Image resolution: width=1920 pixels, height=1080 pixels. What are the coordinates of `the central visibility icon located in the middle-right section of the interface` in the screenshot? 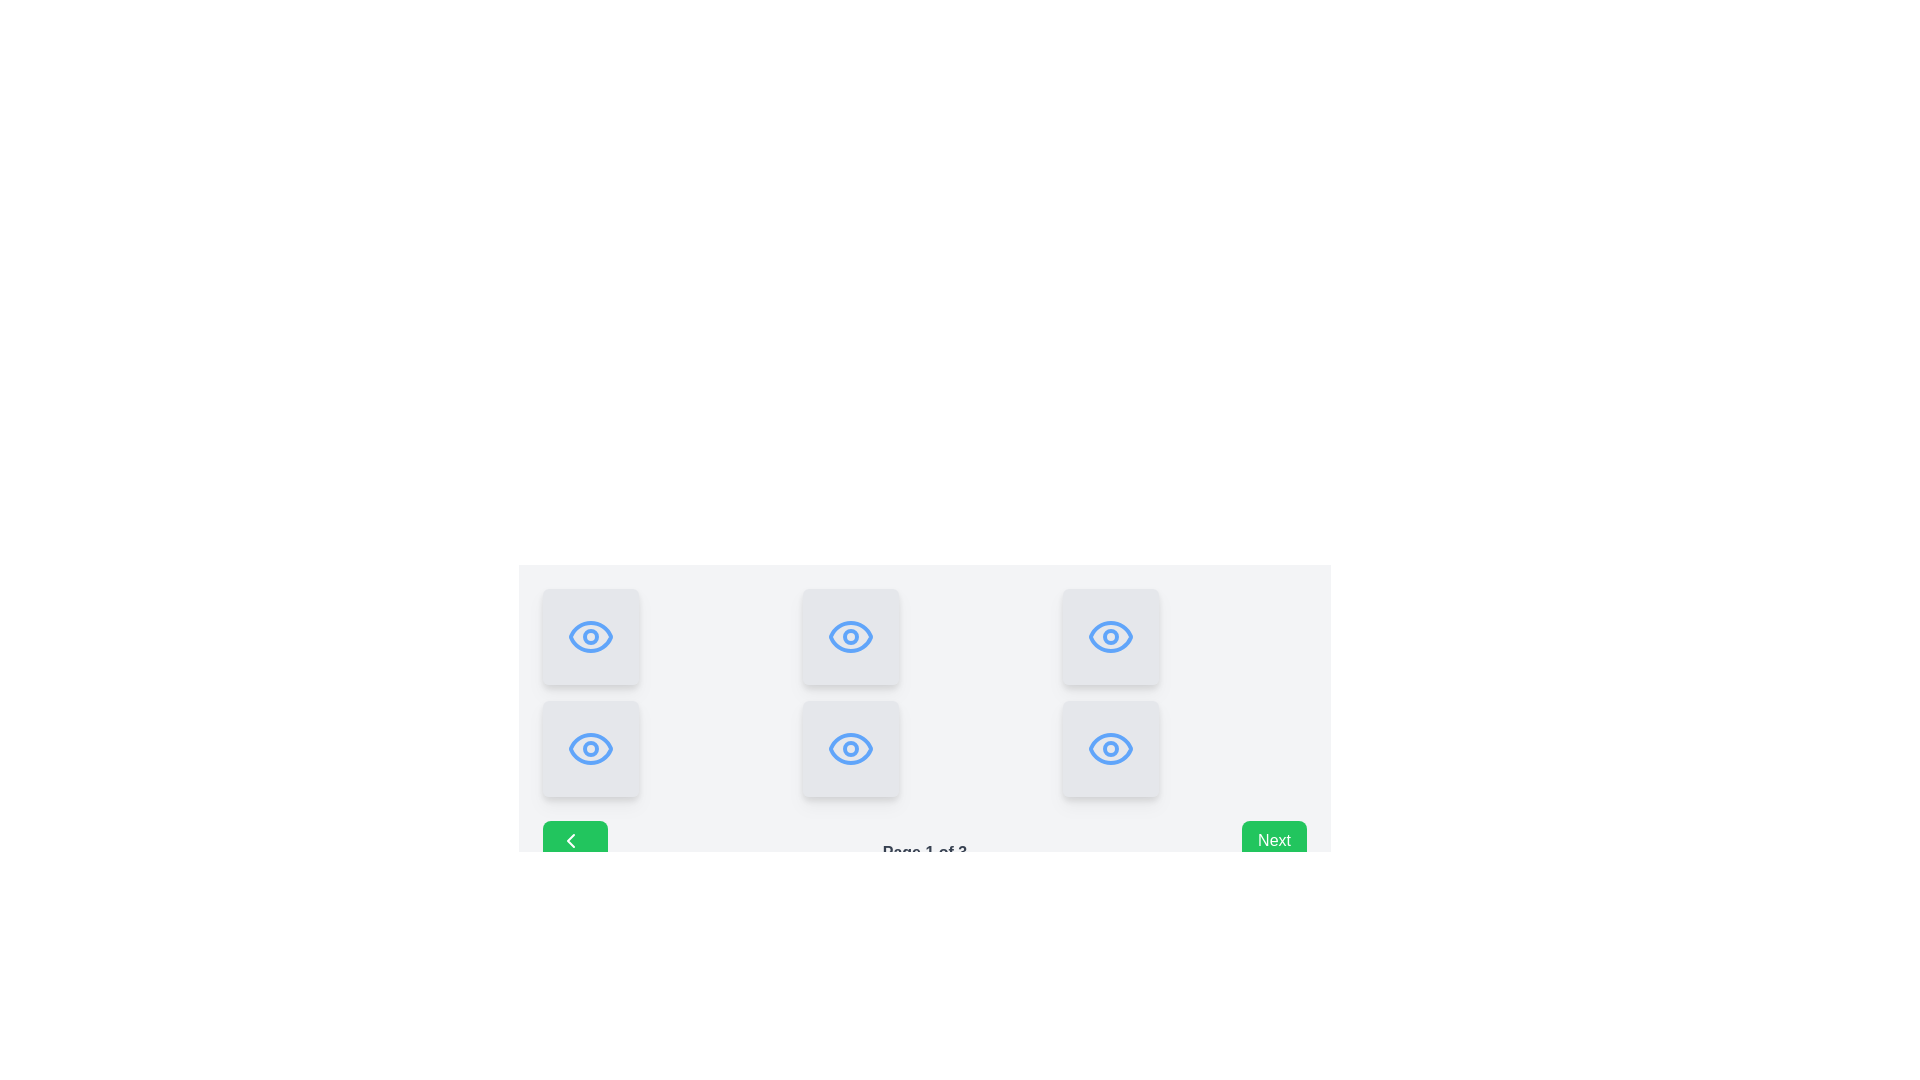 It's located at (850, 748).